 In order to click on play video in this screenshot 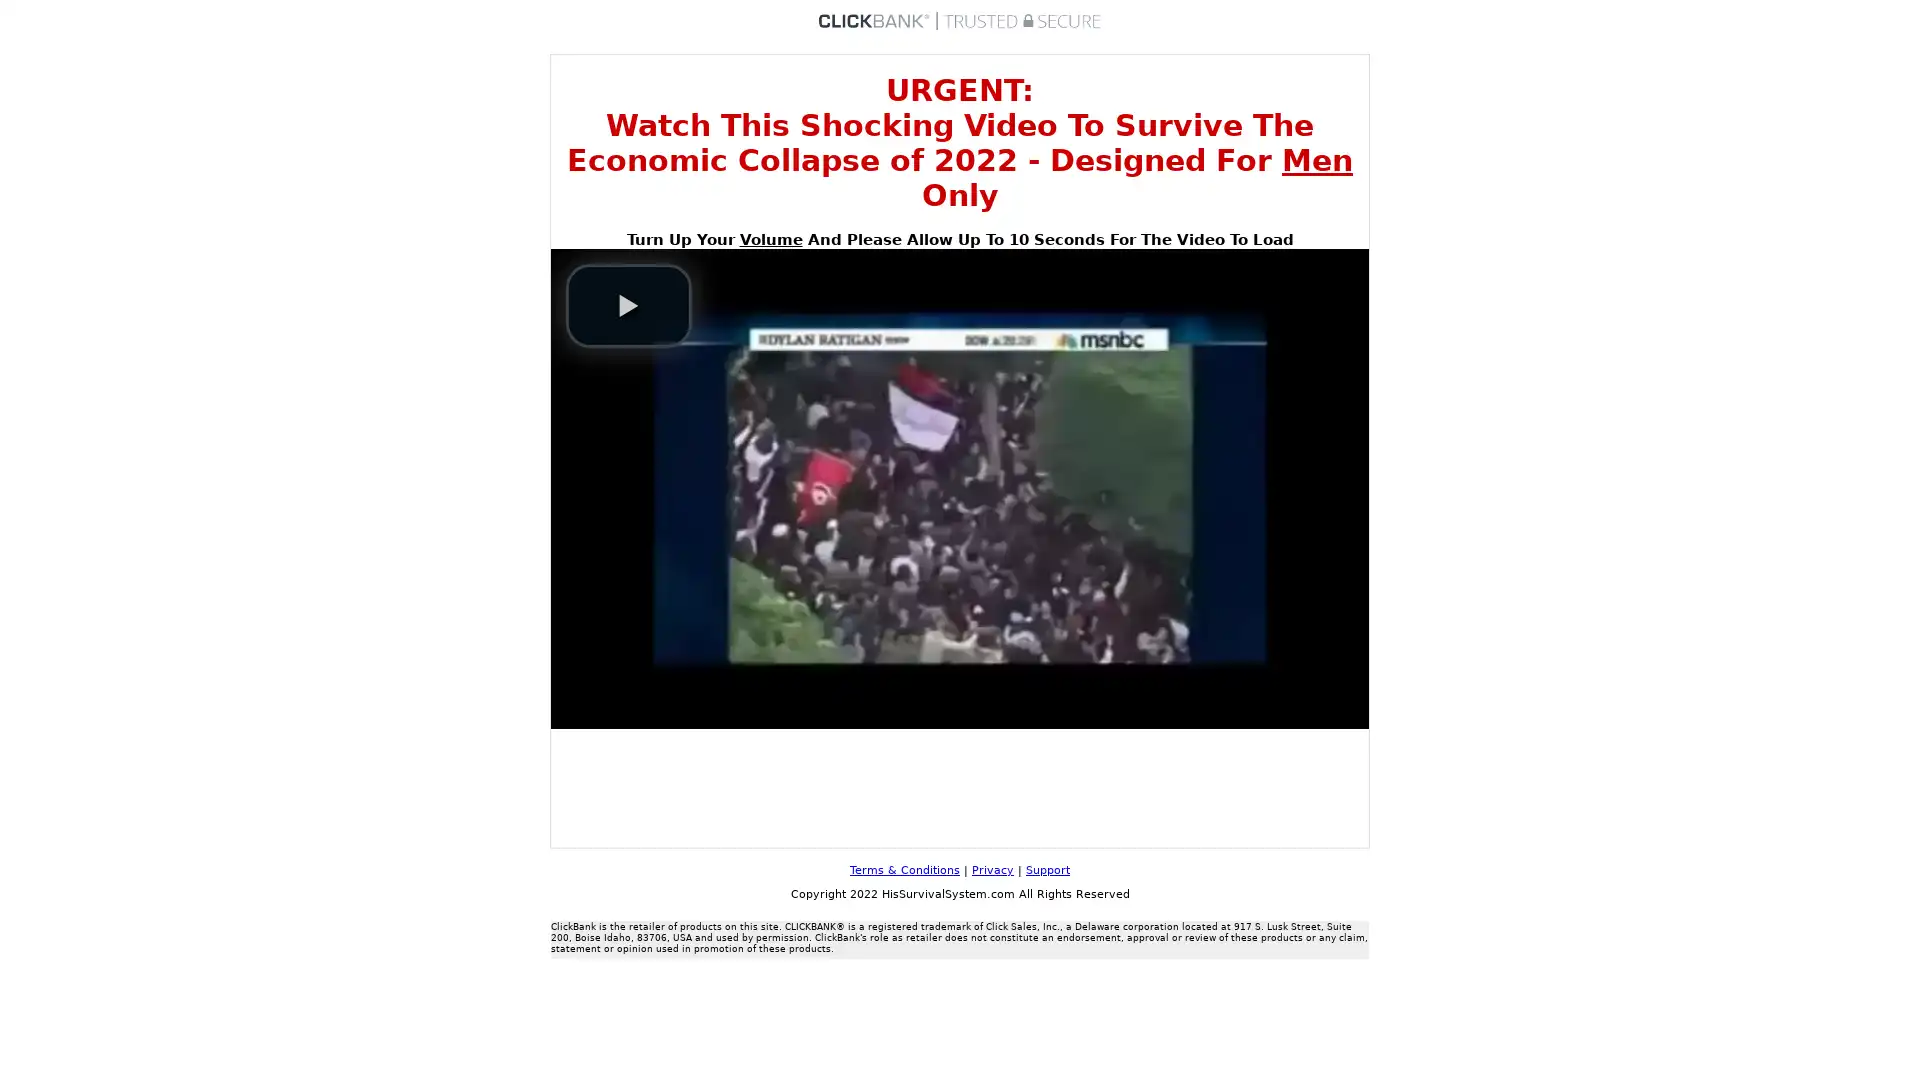, I will do `click(627, 305)`.